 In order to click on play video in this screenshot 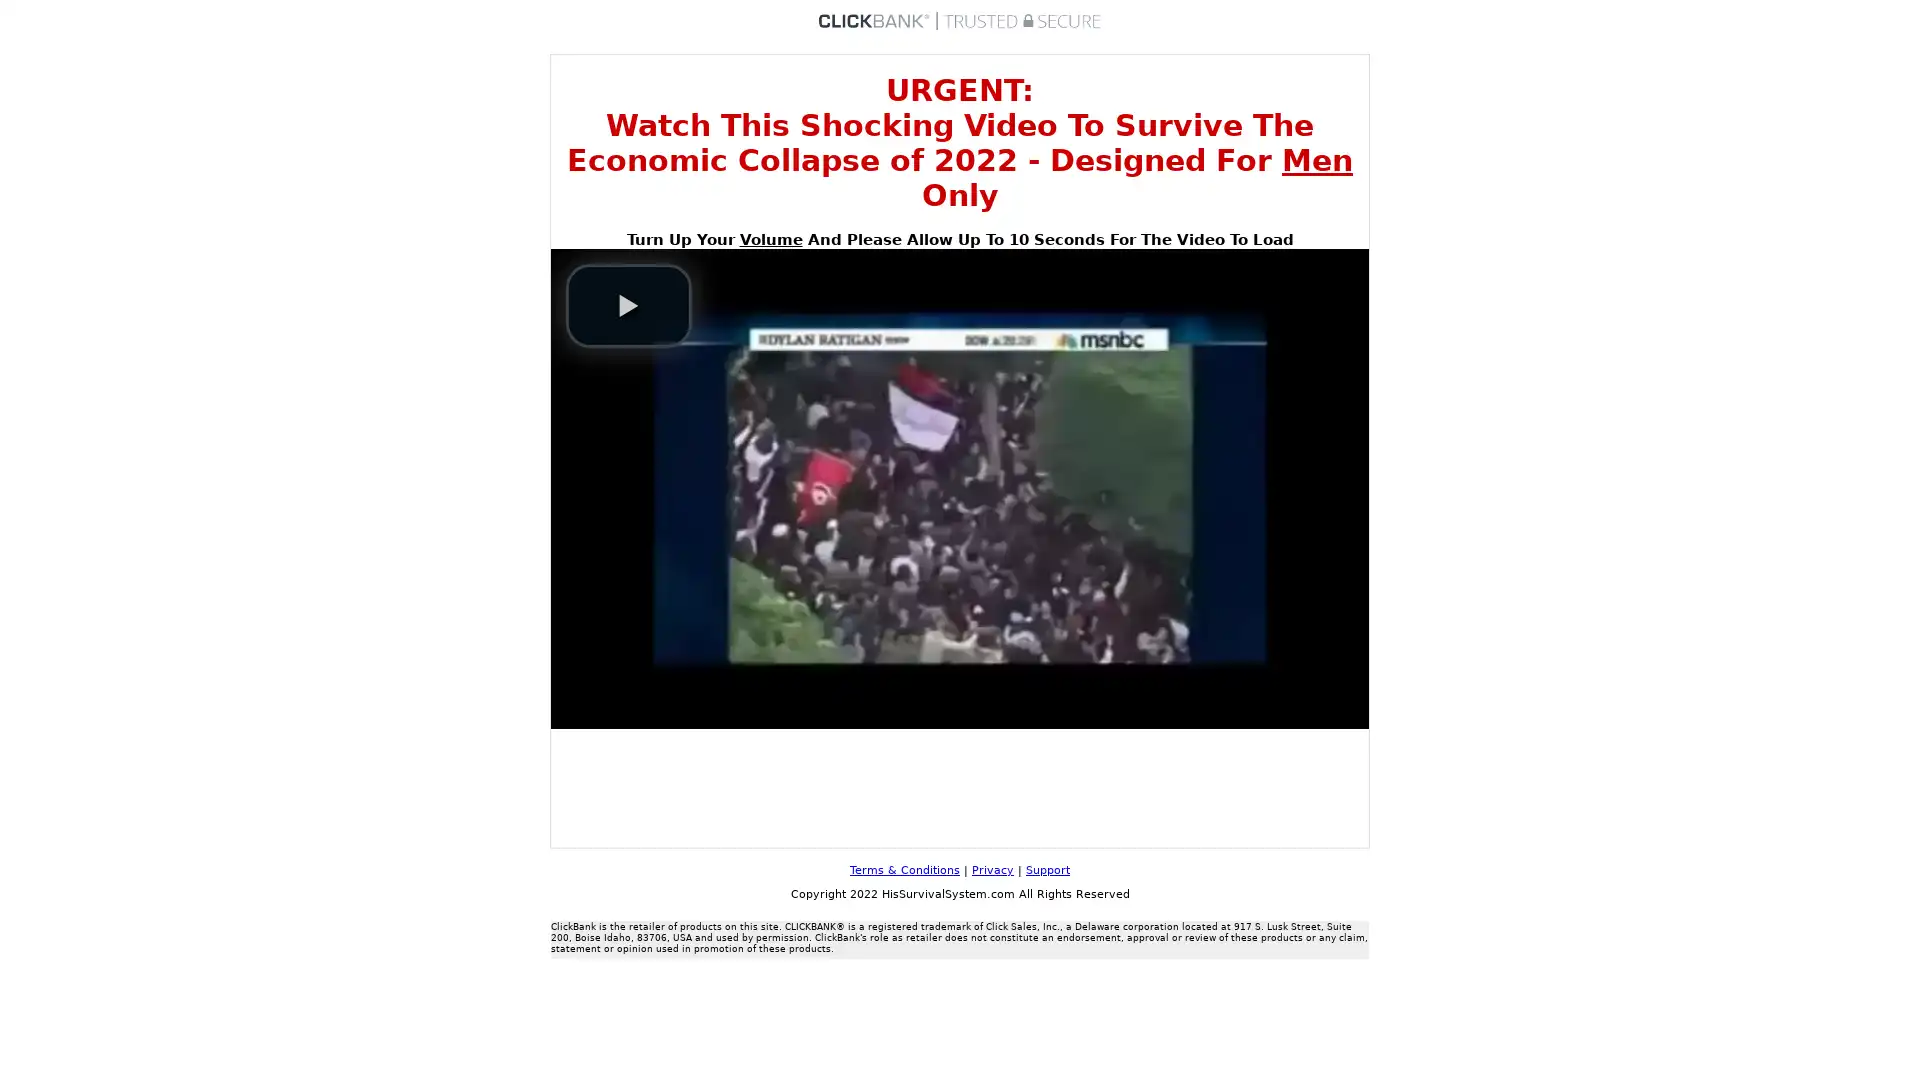, I will do `click(627, 305)`.